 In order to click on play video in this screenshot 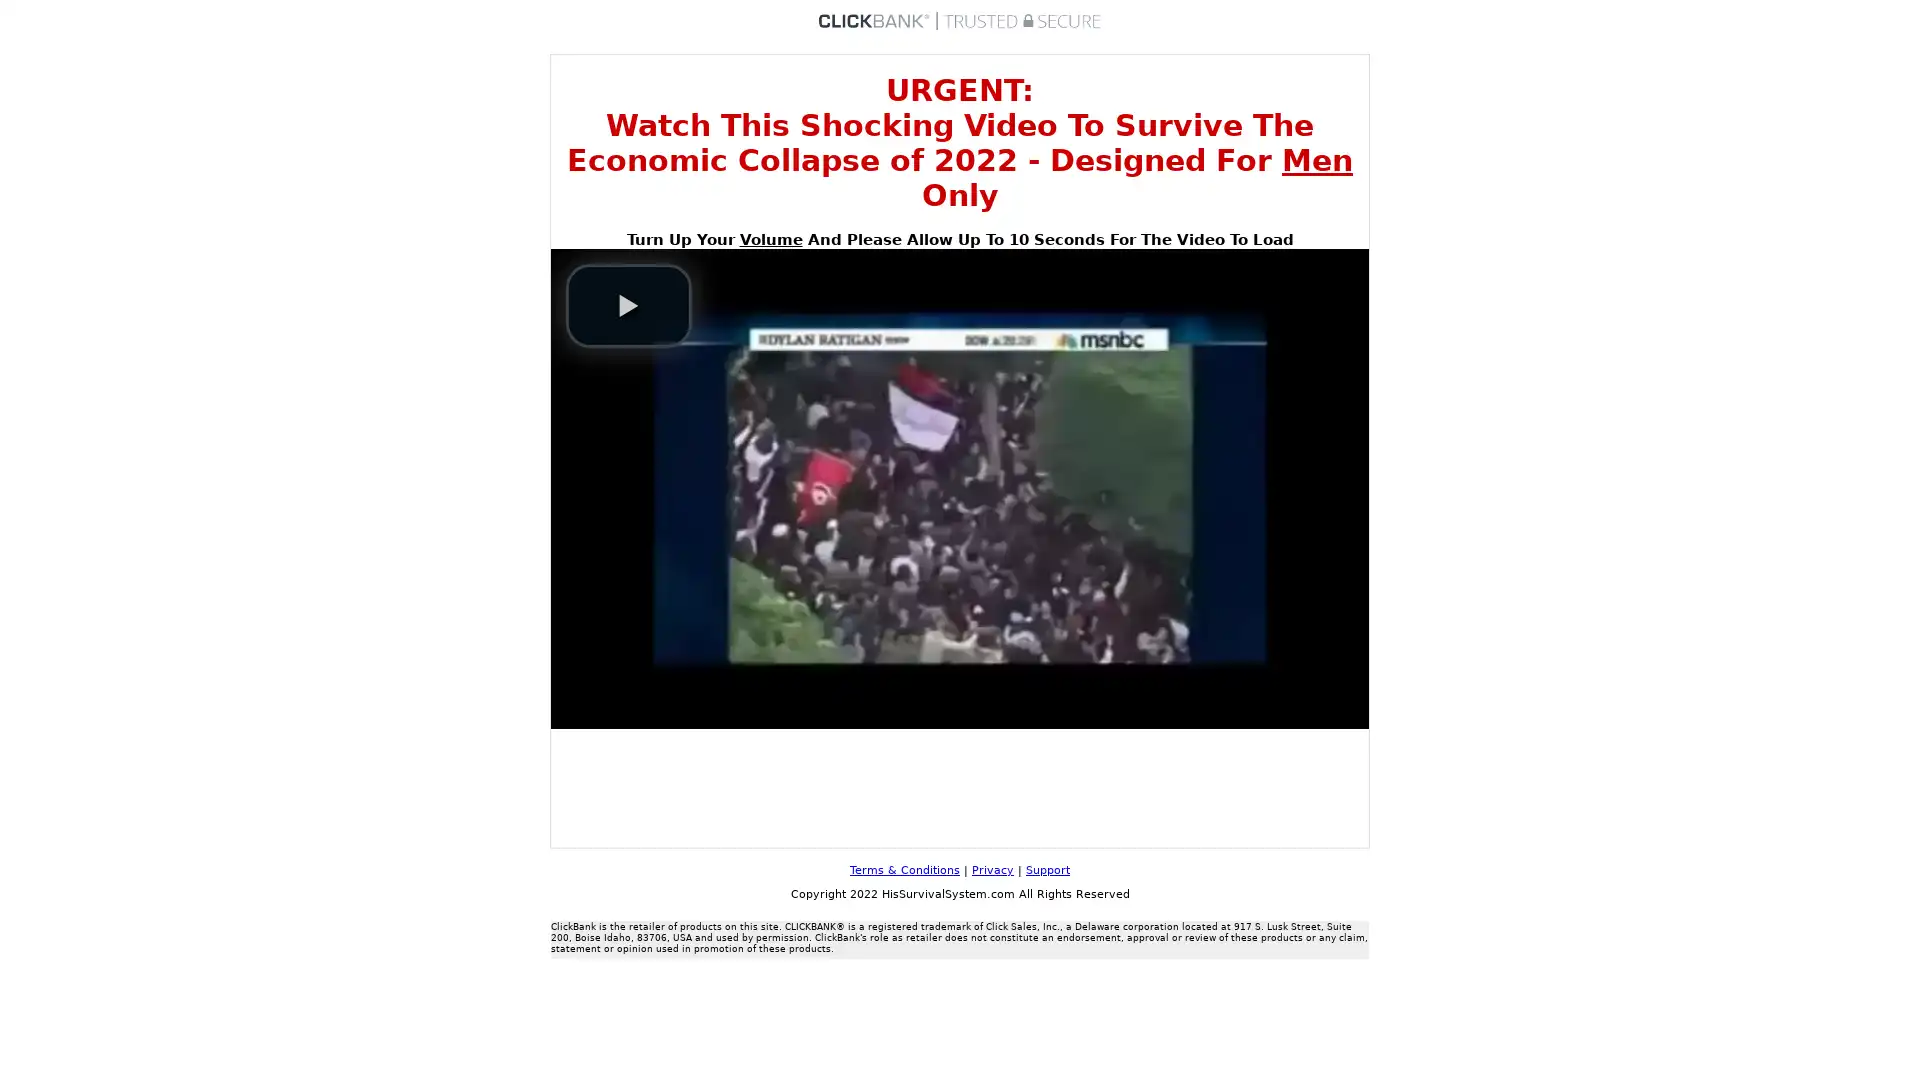, I will do `click(627, 305)`.